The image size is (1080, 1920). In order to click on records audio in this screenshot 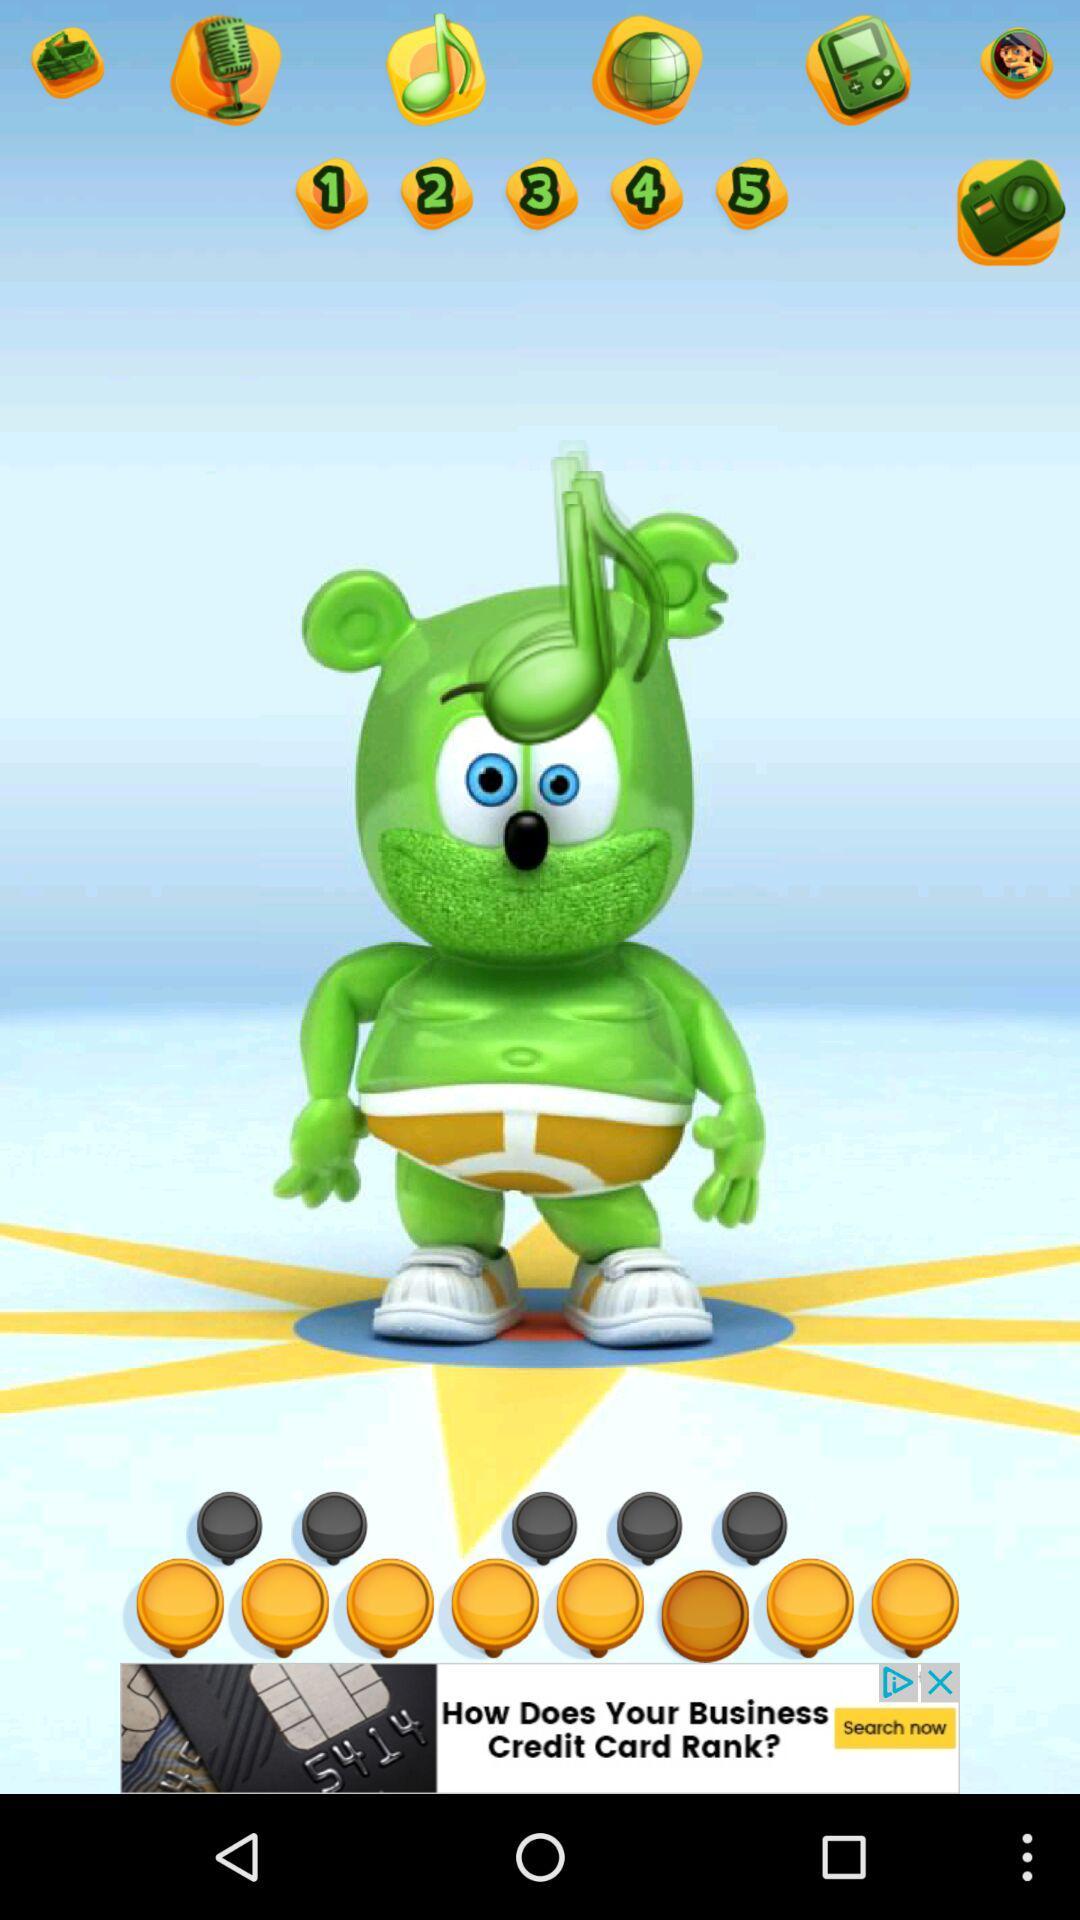, I will do `click(223, 72)`.